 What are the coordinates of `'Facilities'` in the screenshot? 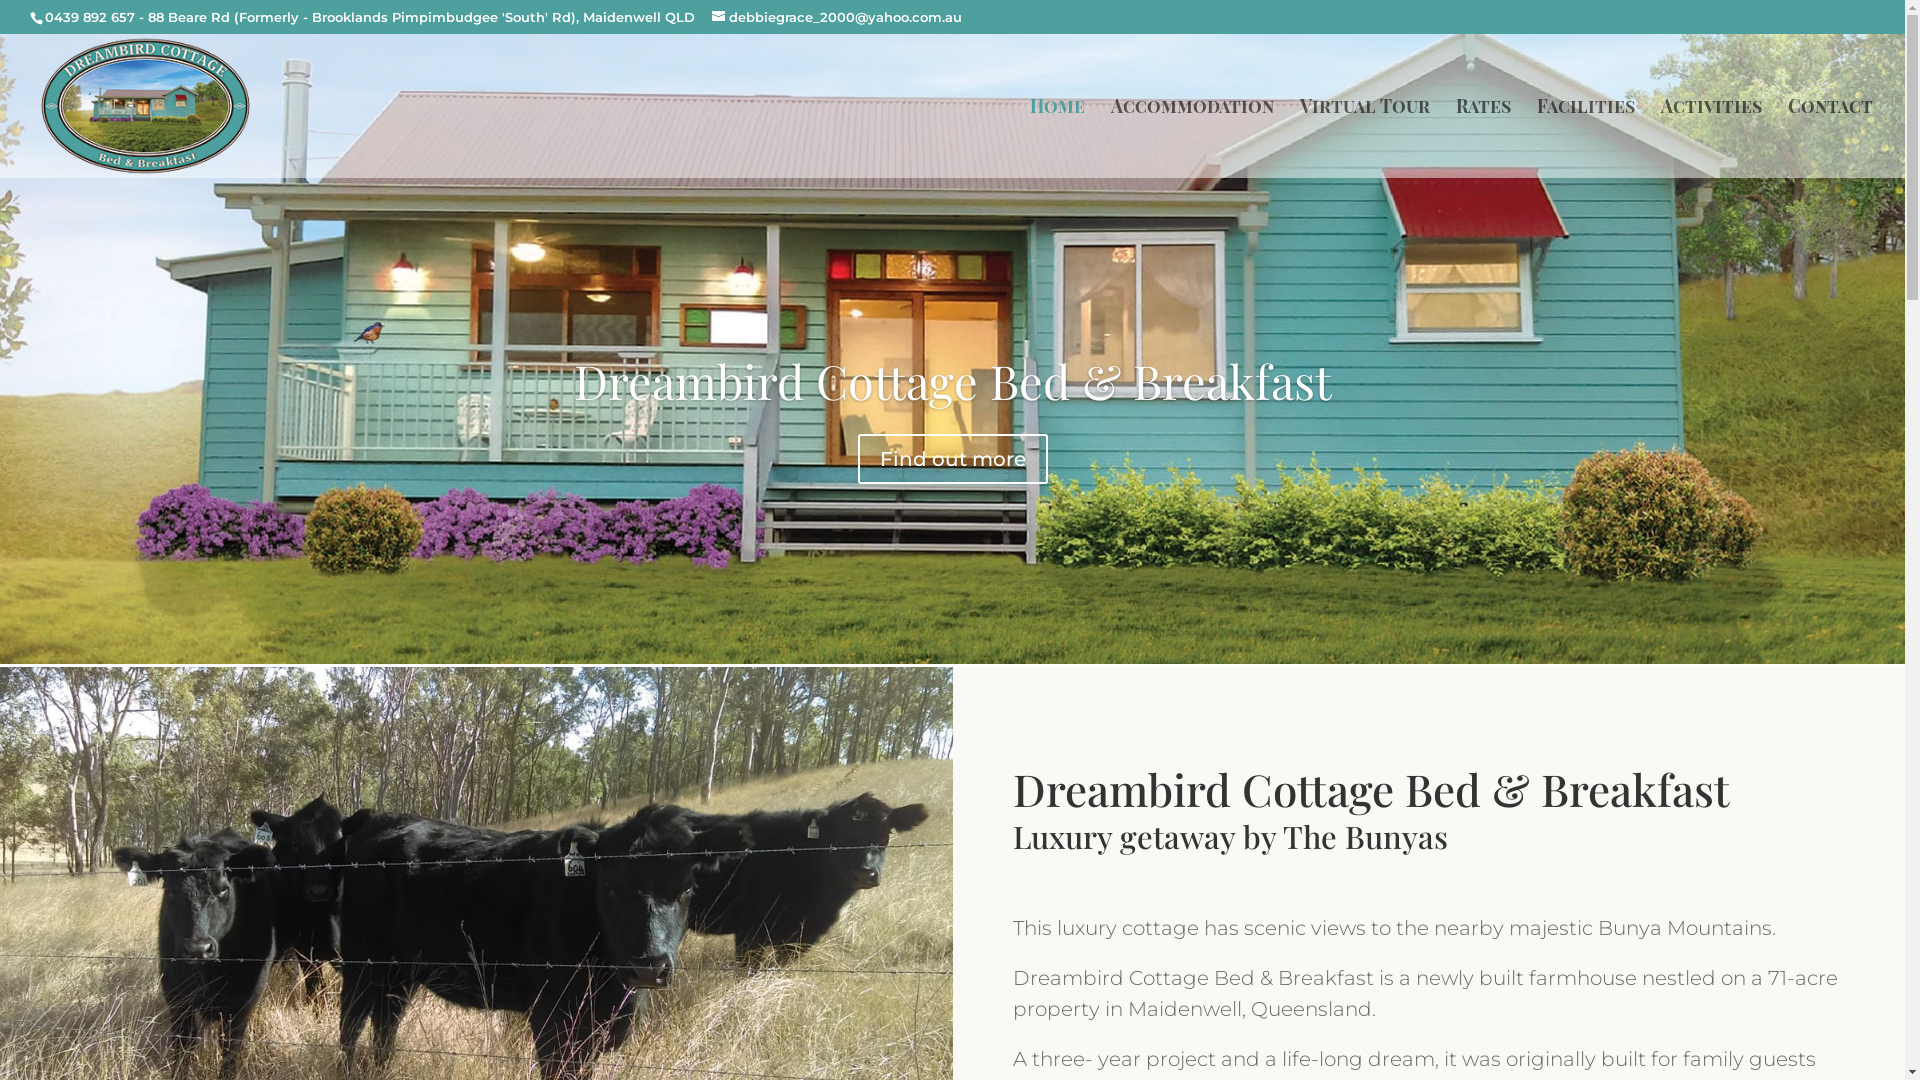 It's located at (1535, 136).